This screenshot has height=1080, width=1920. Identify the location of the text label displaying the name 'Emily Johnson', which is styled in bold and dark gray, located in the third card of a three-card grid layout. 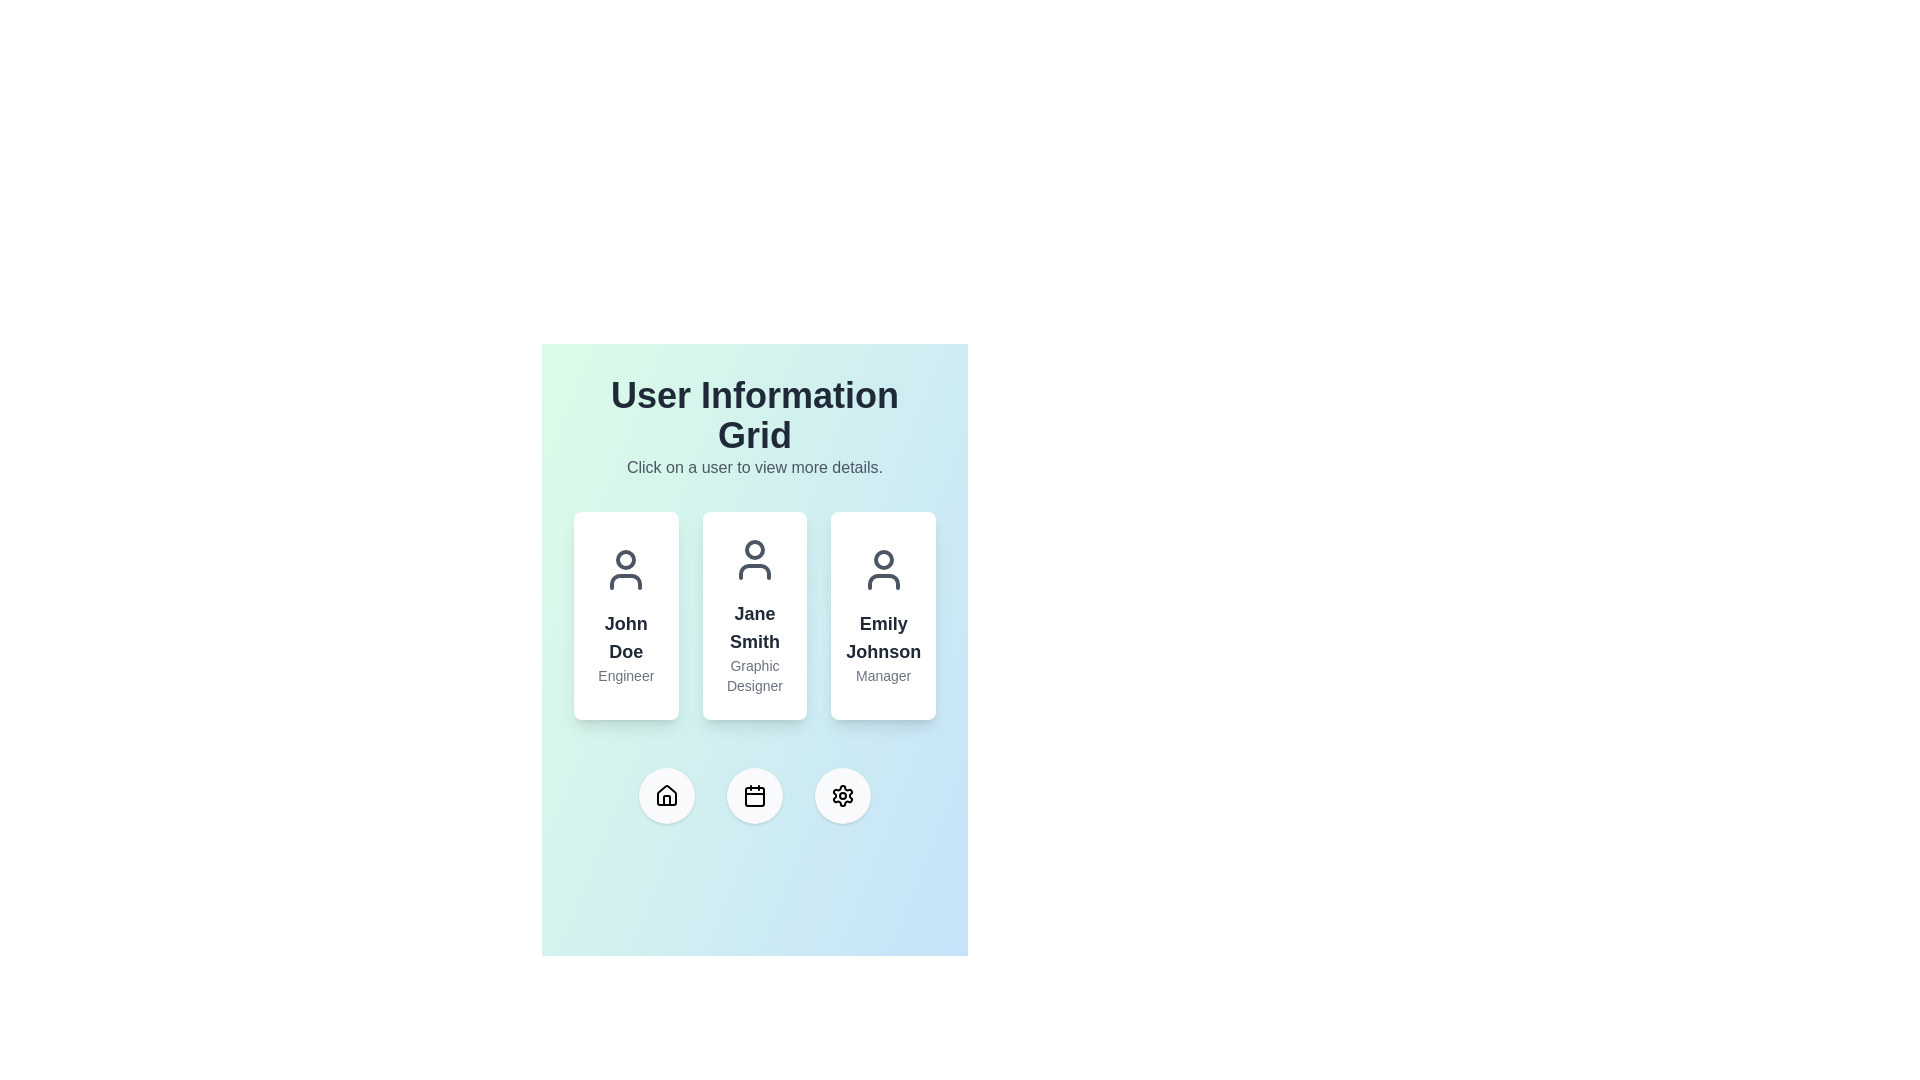
(882, 637).